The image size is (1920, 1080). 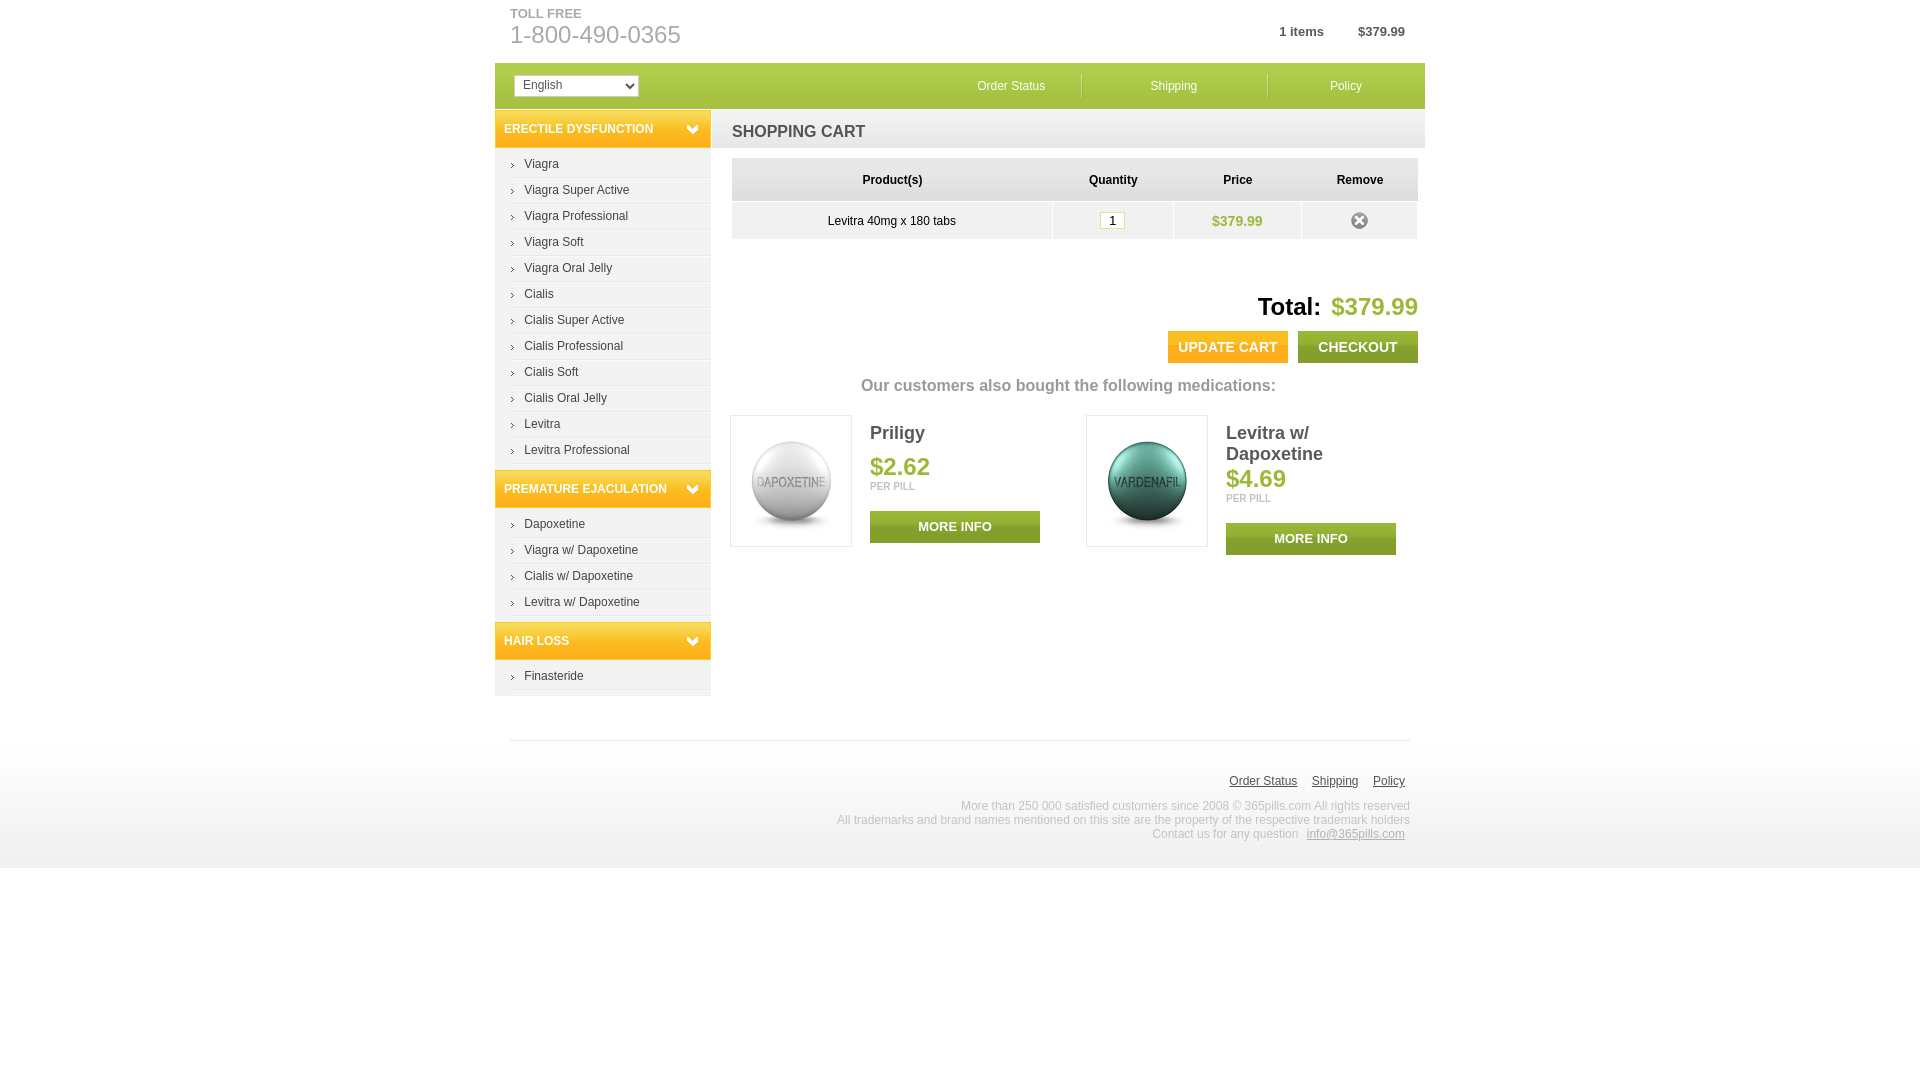 What do you see at coordinates (1011, 84) in the screenshot?
I see `'Order Status'` at bounding box center [1011, 84].